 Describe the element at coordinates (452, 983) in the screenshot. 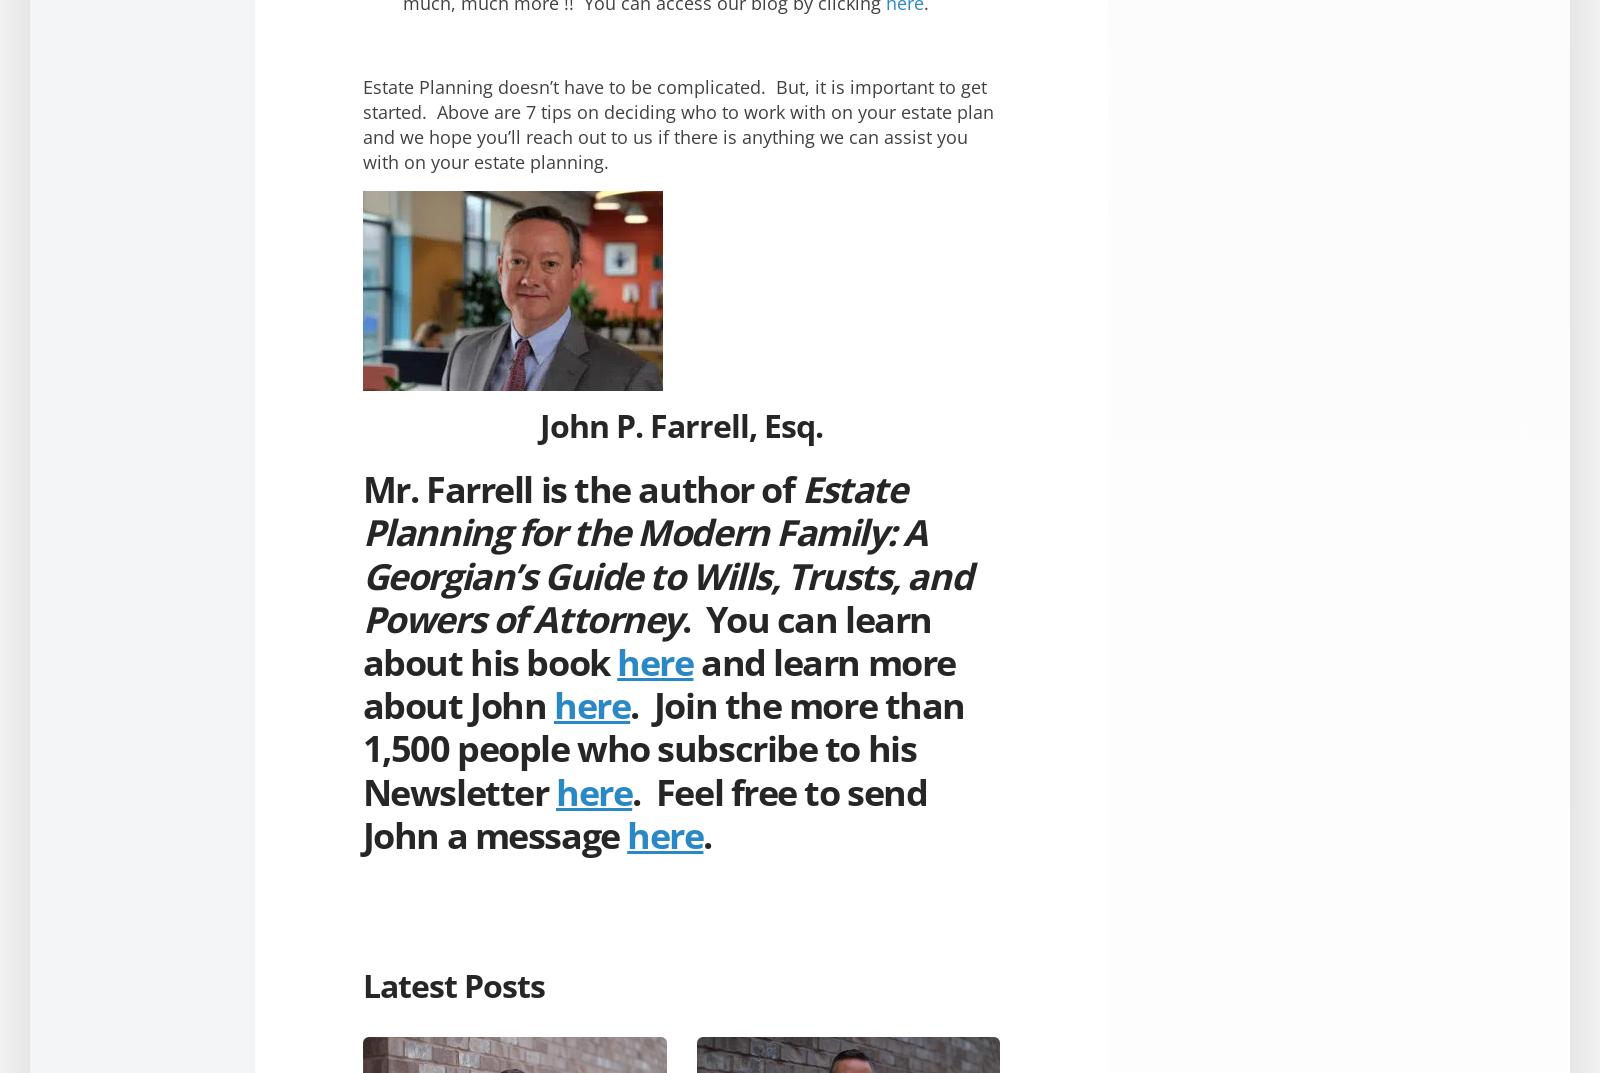

I see `'Latest Posts'` at that location.